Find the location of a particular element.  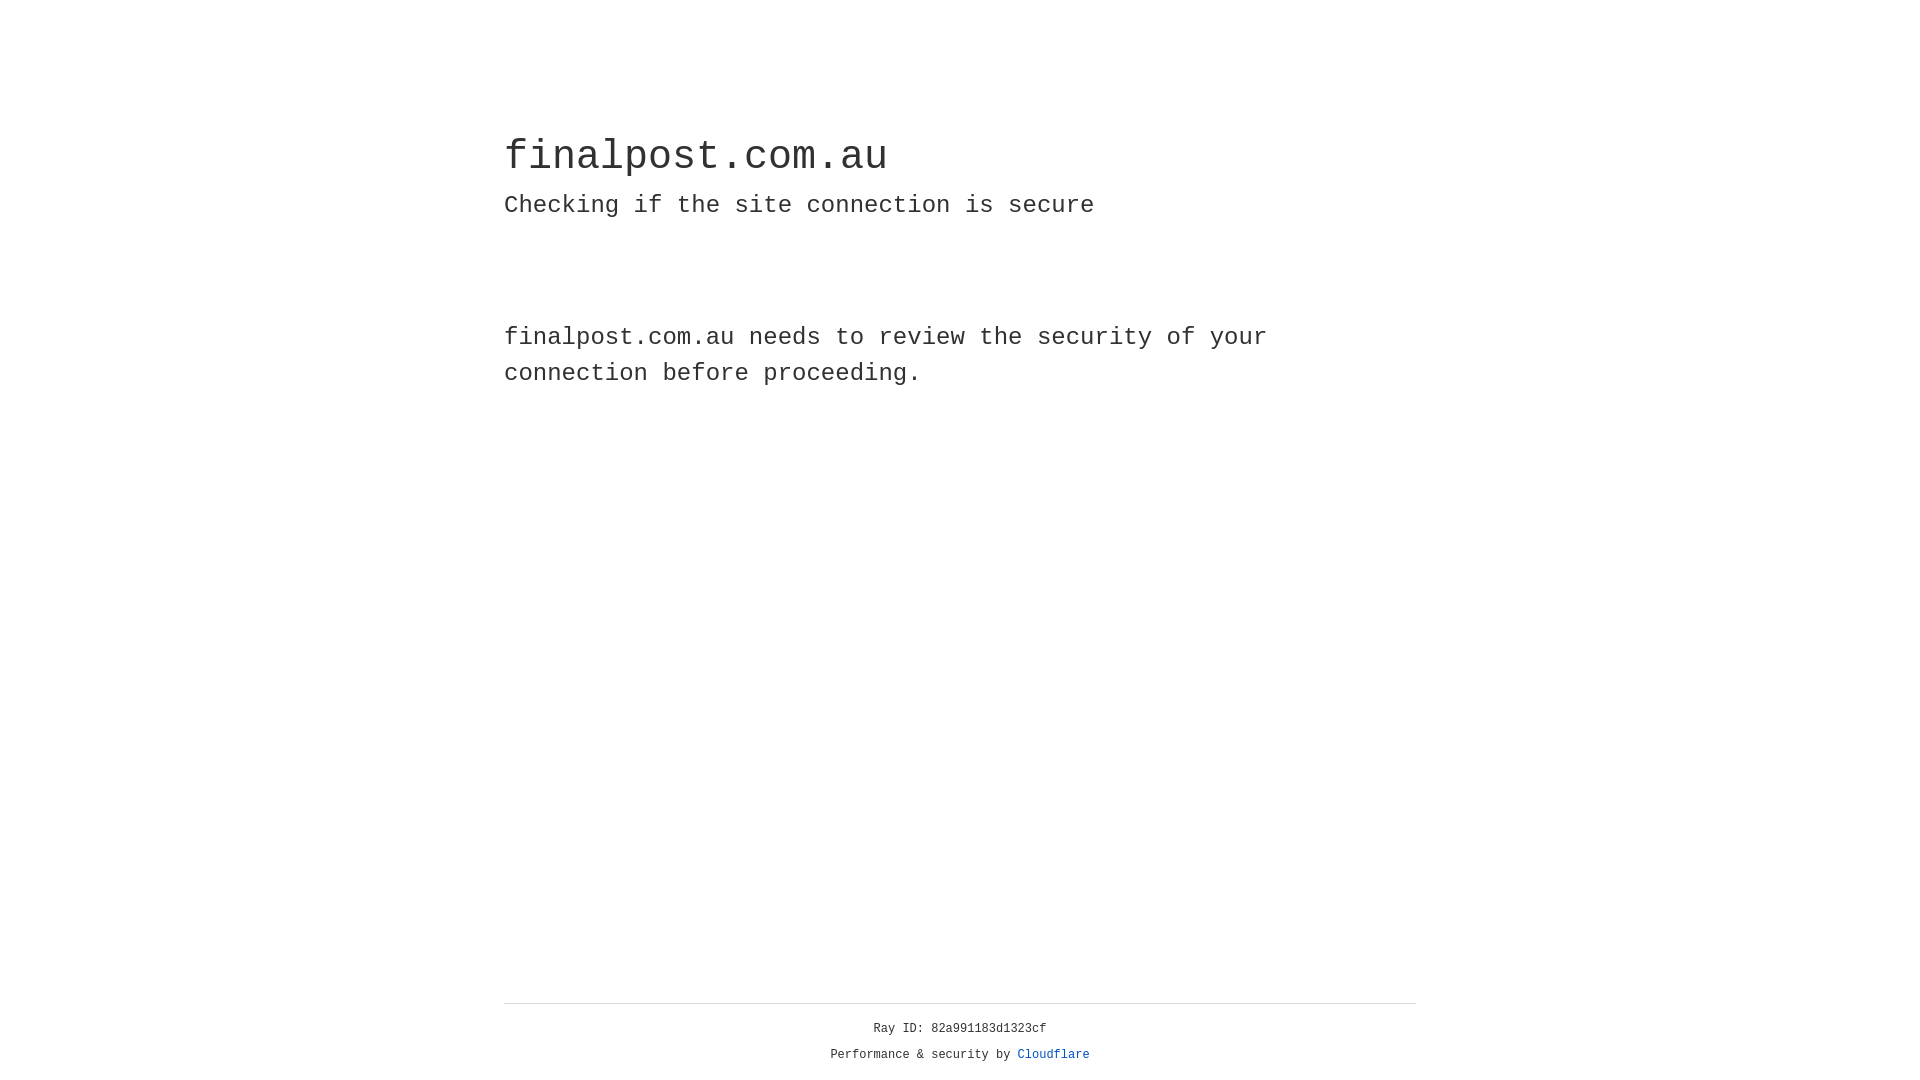

'Cloudflare' is located at coordinates (1053, 1054).